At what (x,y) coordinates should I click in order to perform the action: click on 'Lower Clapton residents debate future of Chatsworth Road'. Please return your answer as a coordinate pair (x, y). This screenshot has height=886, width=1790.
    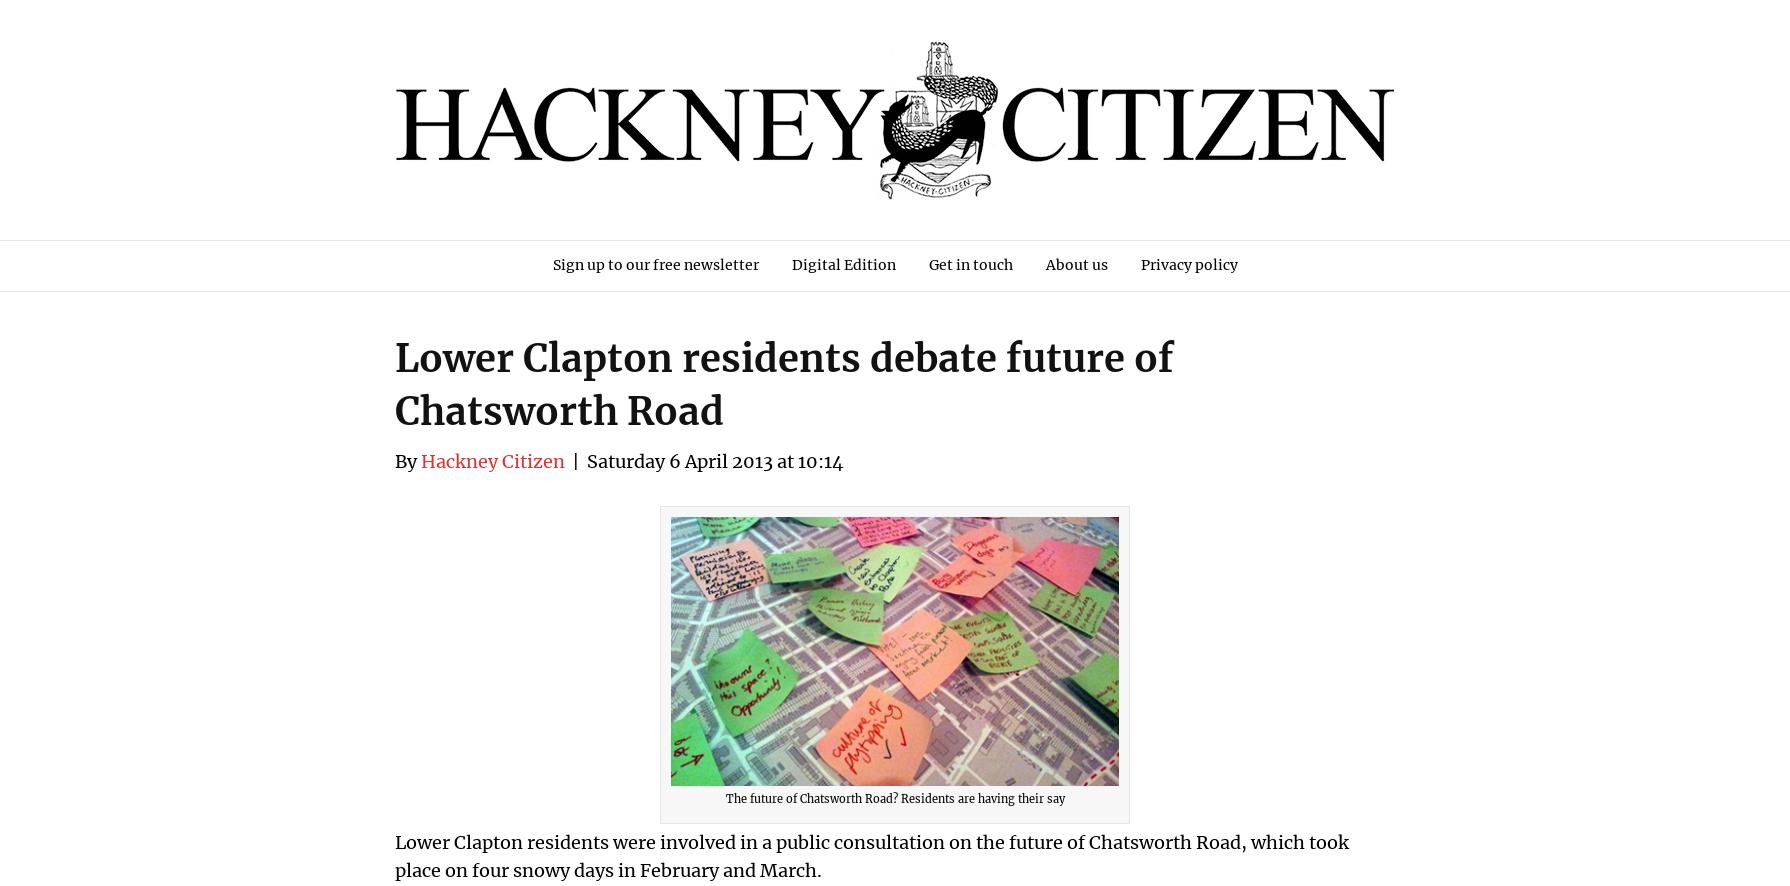
    Looking at the image, I should click on (783, 383).